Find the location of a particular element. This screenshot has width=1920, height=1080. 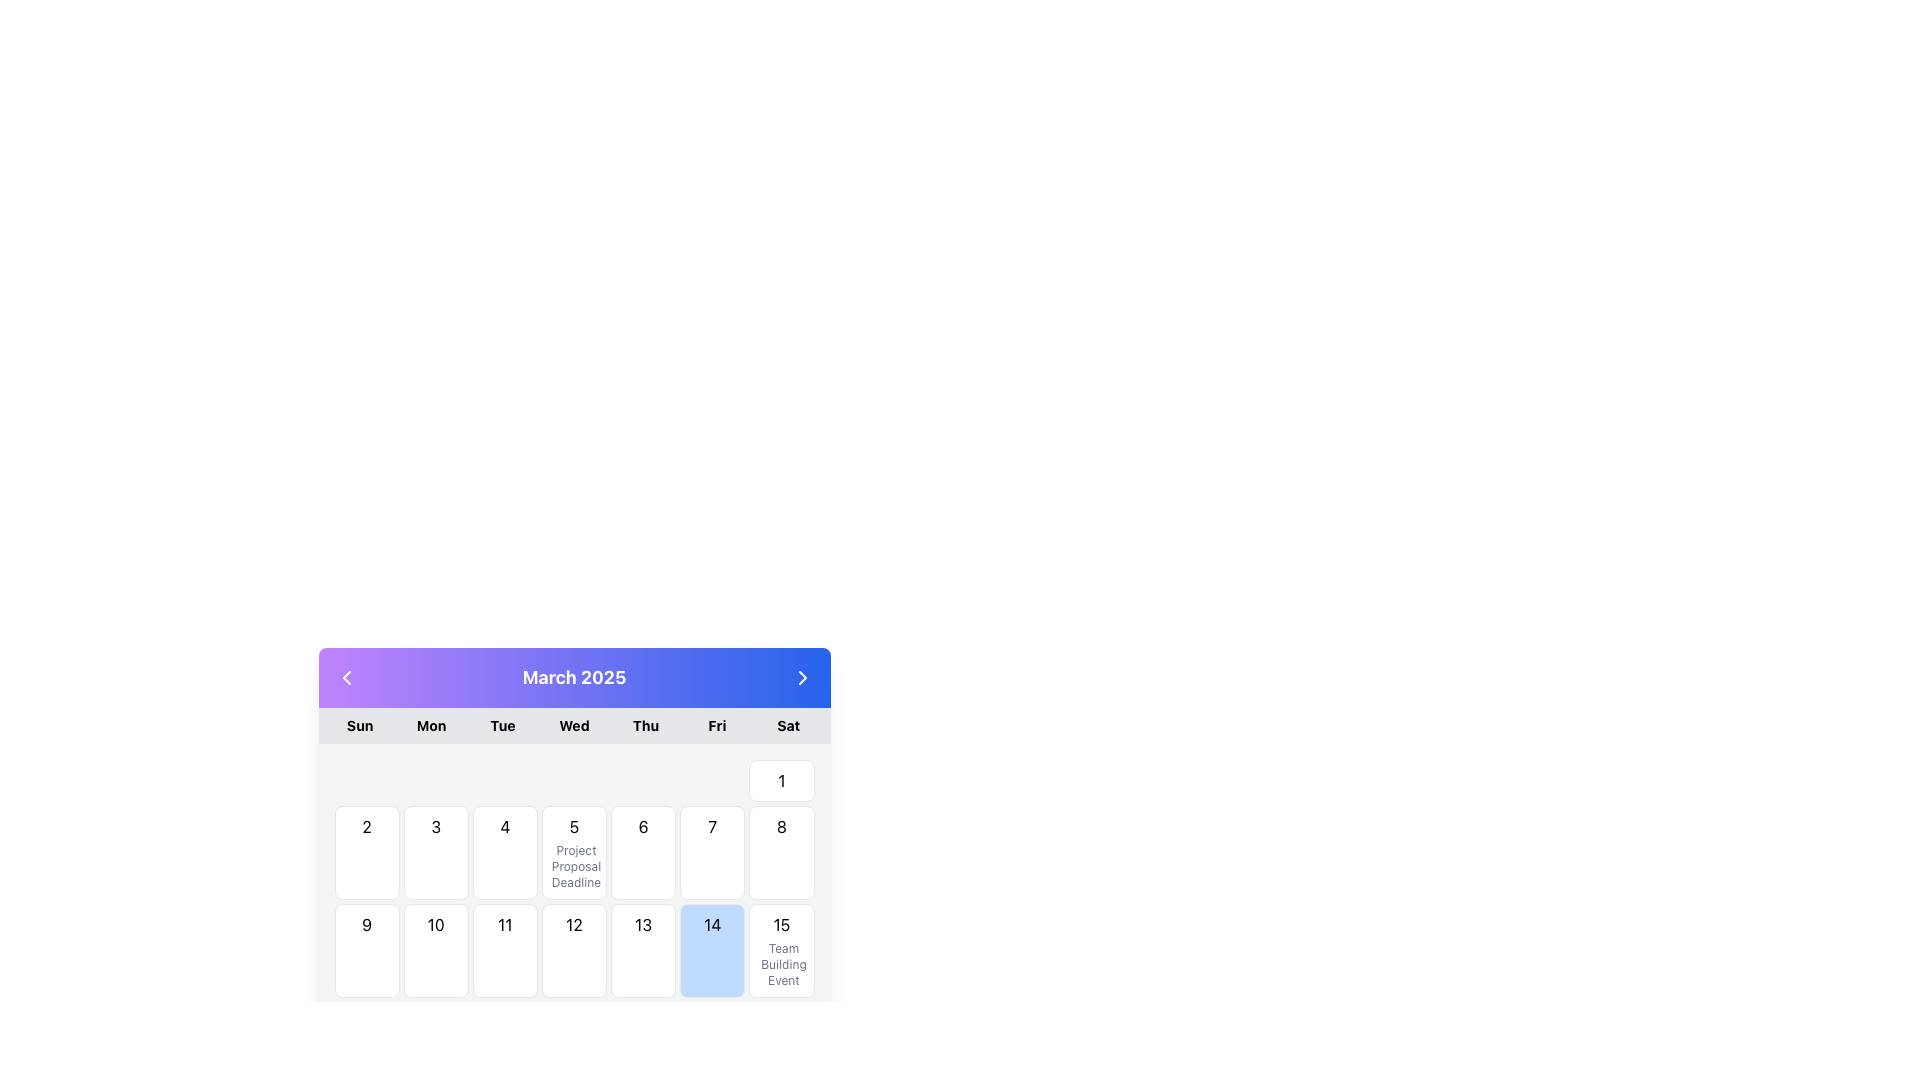

the calendar day box containing the number '6' is located at coordinates (643, 852).